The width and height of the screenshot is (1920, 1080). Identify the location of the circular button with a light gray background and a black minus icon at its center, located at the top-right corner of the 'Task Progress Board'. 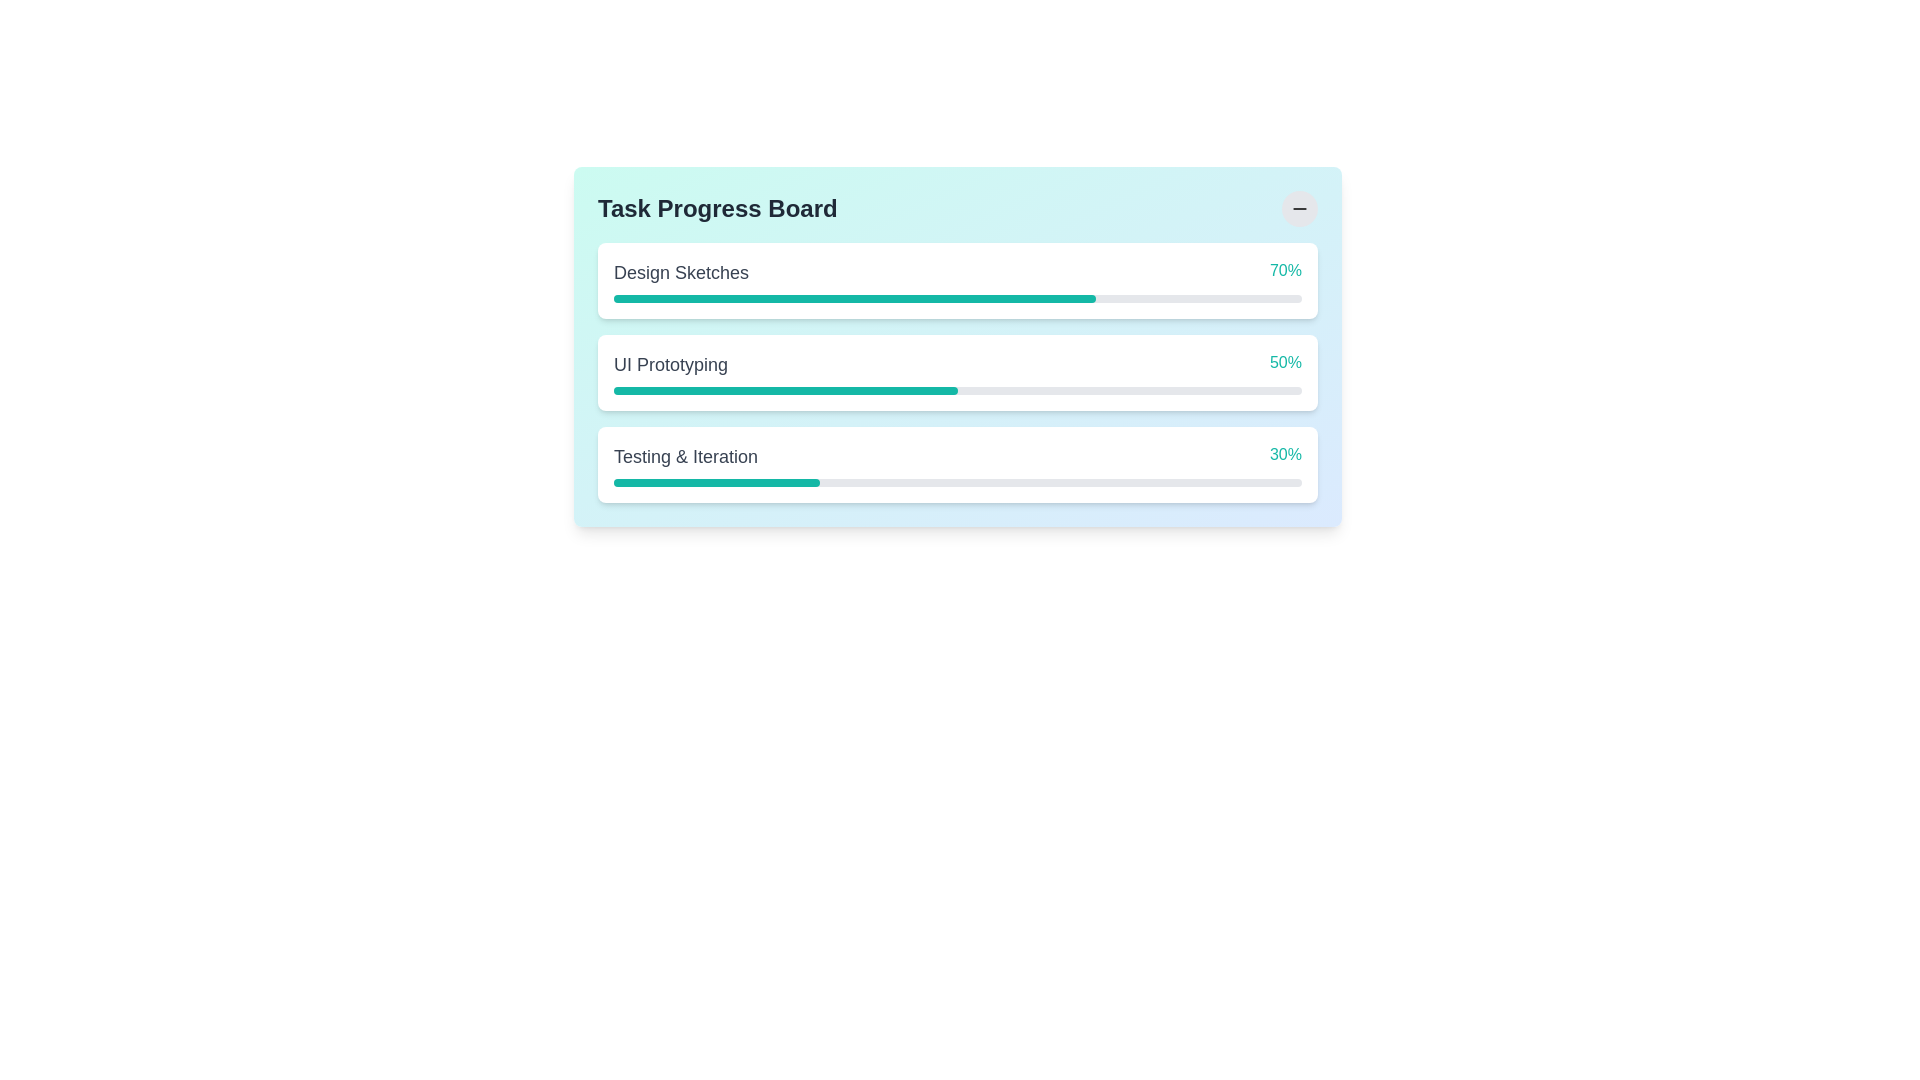
(1300, 208).